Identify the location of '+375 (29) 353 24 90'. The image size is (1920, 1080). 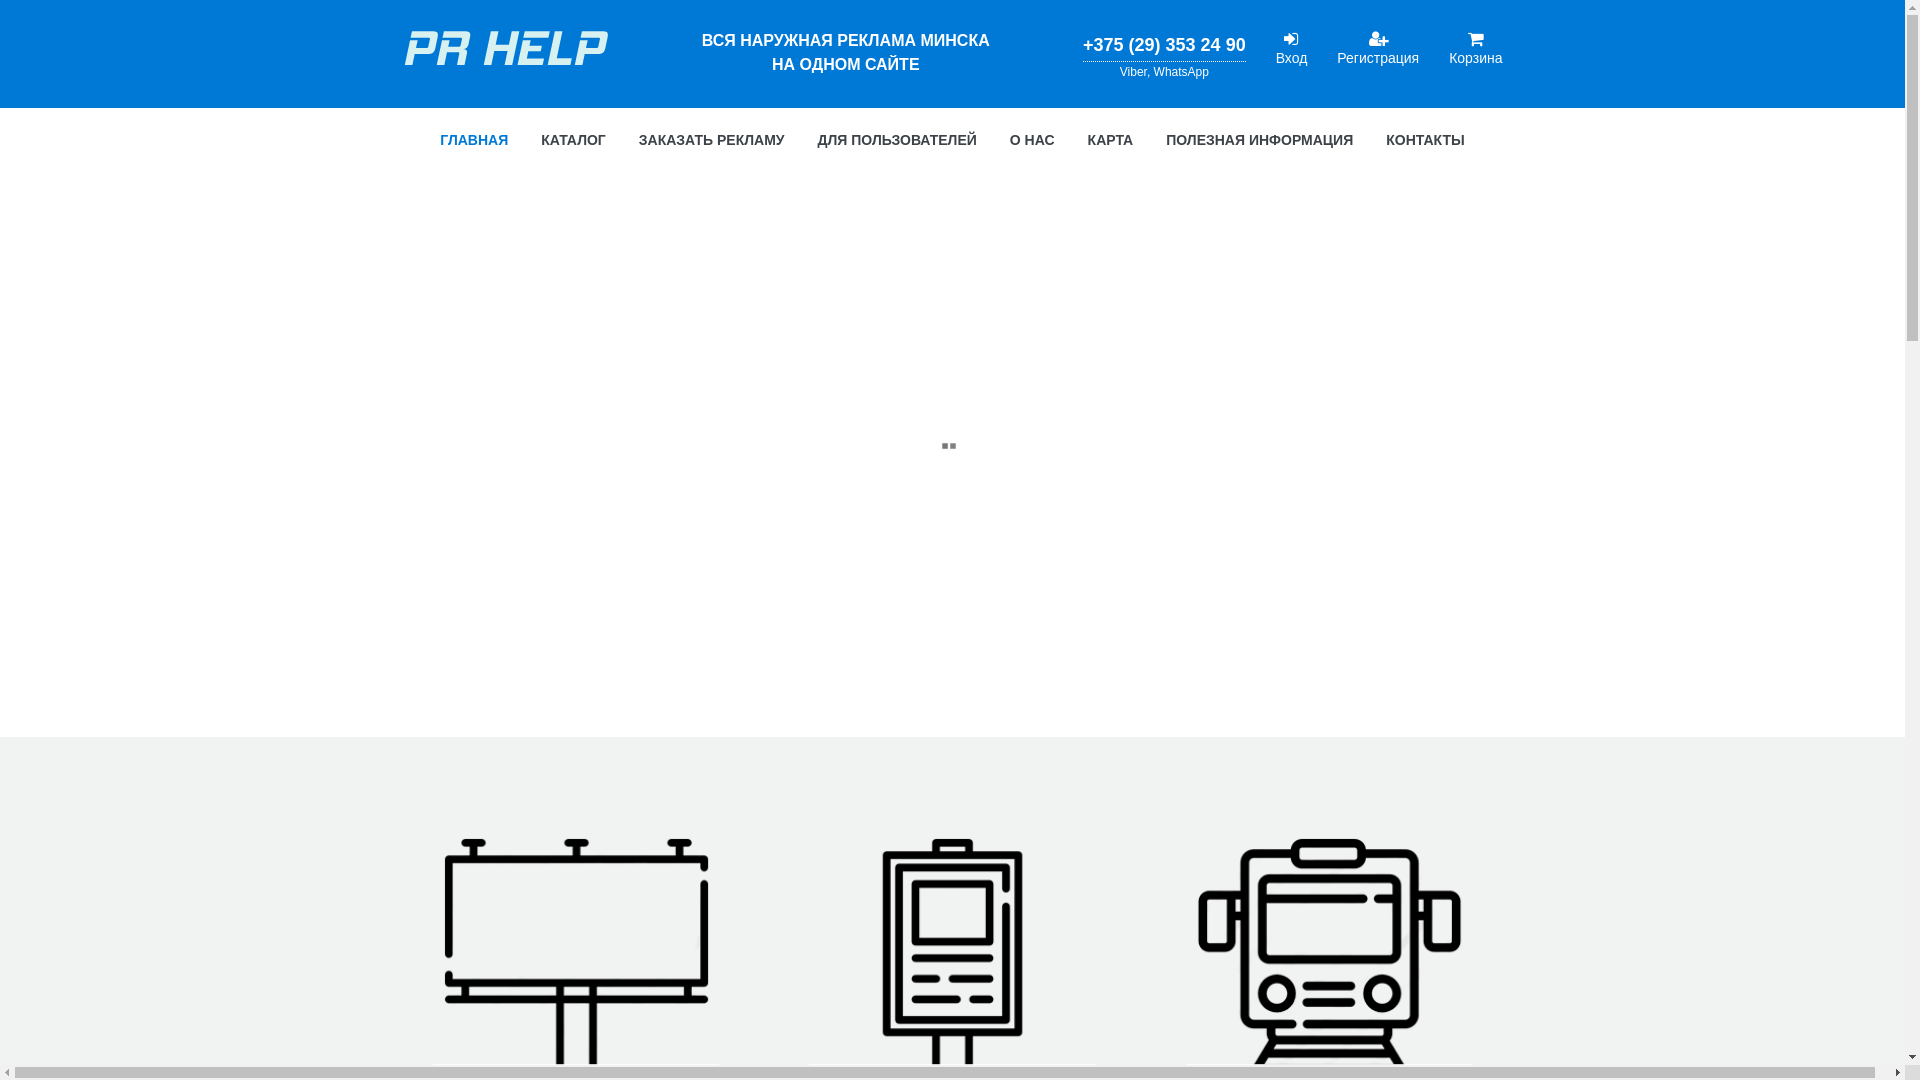
(1164, 45).